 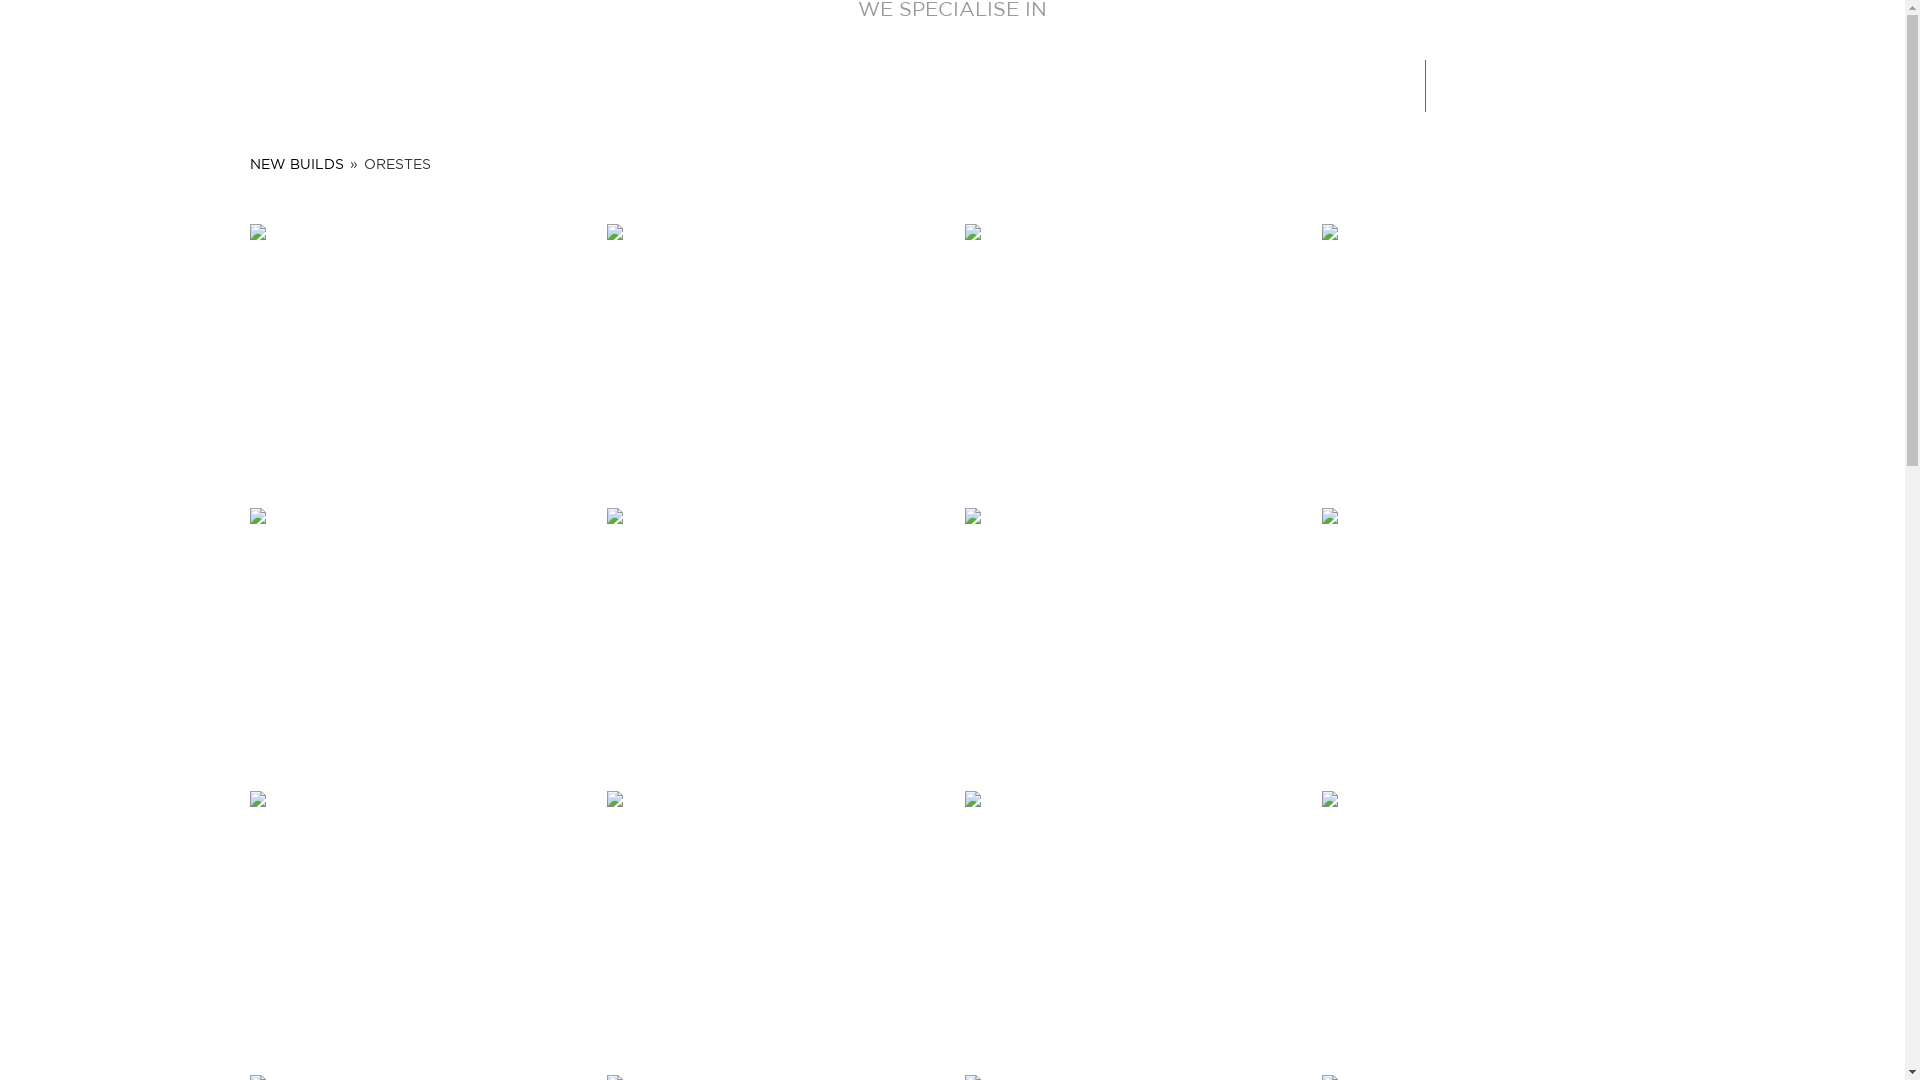 I want to click on 'Orestes', so click(x=1131, y=637).